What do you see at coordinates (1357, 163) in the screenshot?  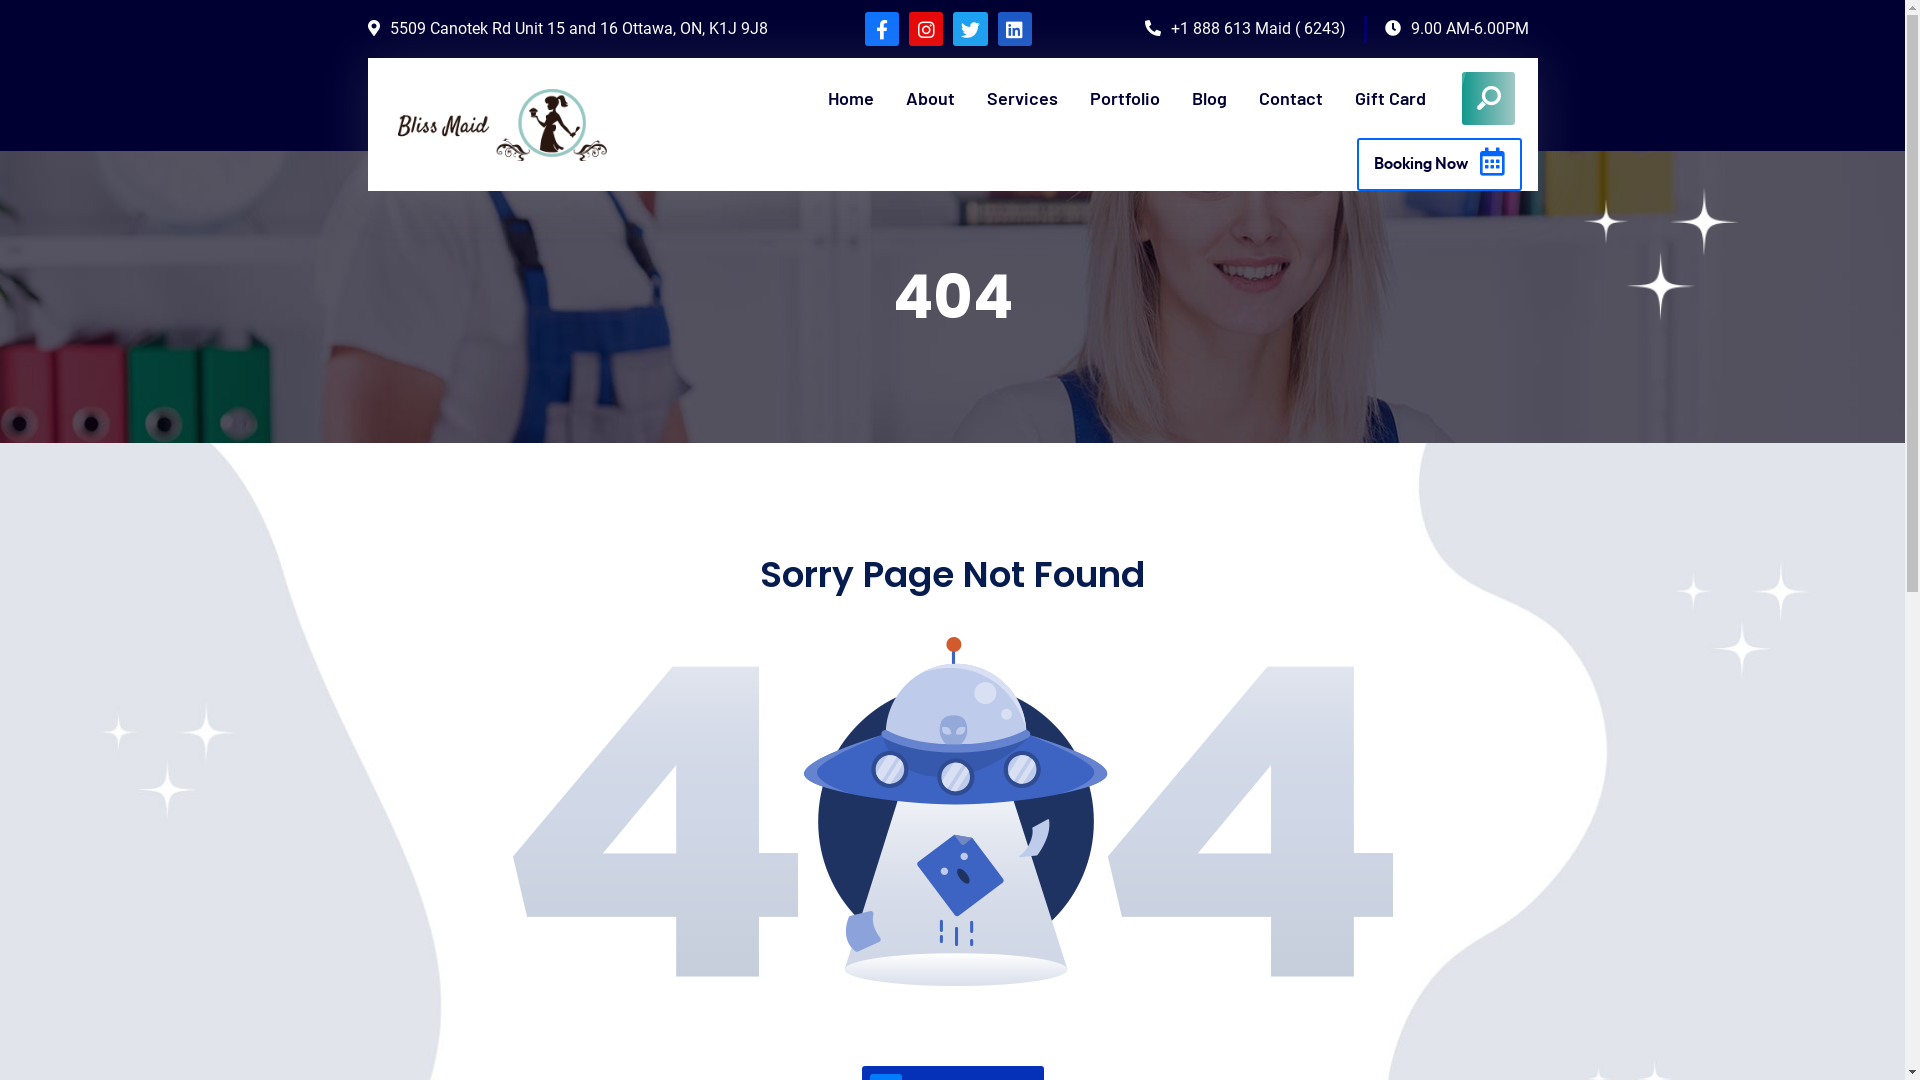 I see `'Booking Now'` at bounding box center [1357, 163].